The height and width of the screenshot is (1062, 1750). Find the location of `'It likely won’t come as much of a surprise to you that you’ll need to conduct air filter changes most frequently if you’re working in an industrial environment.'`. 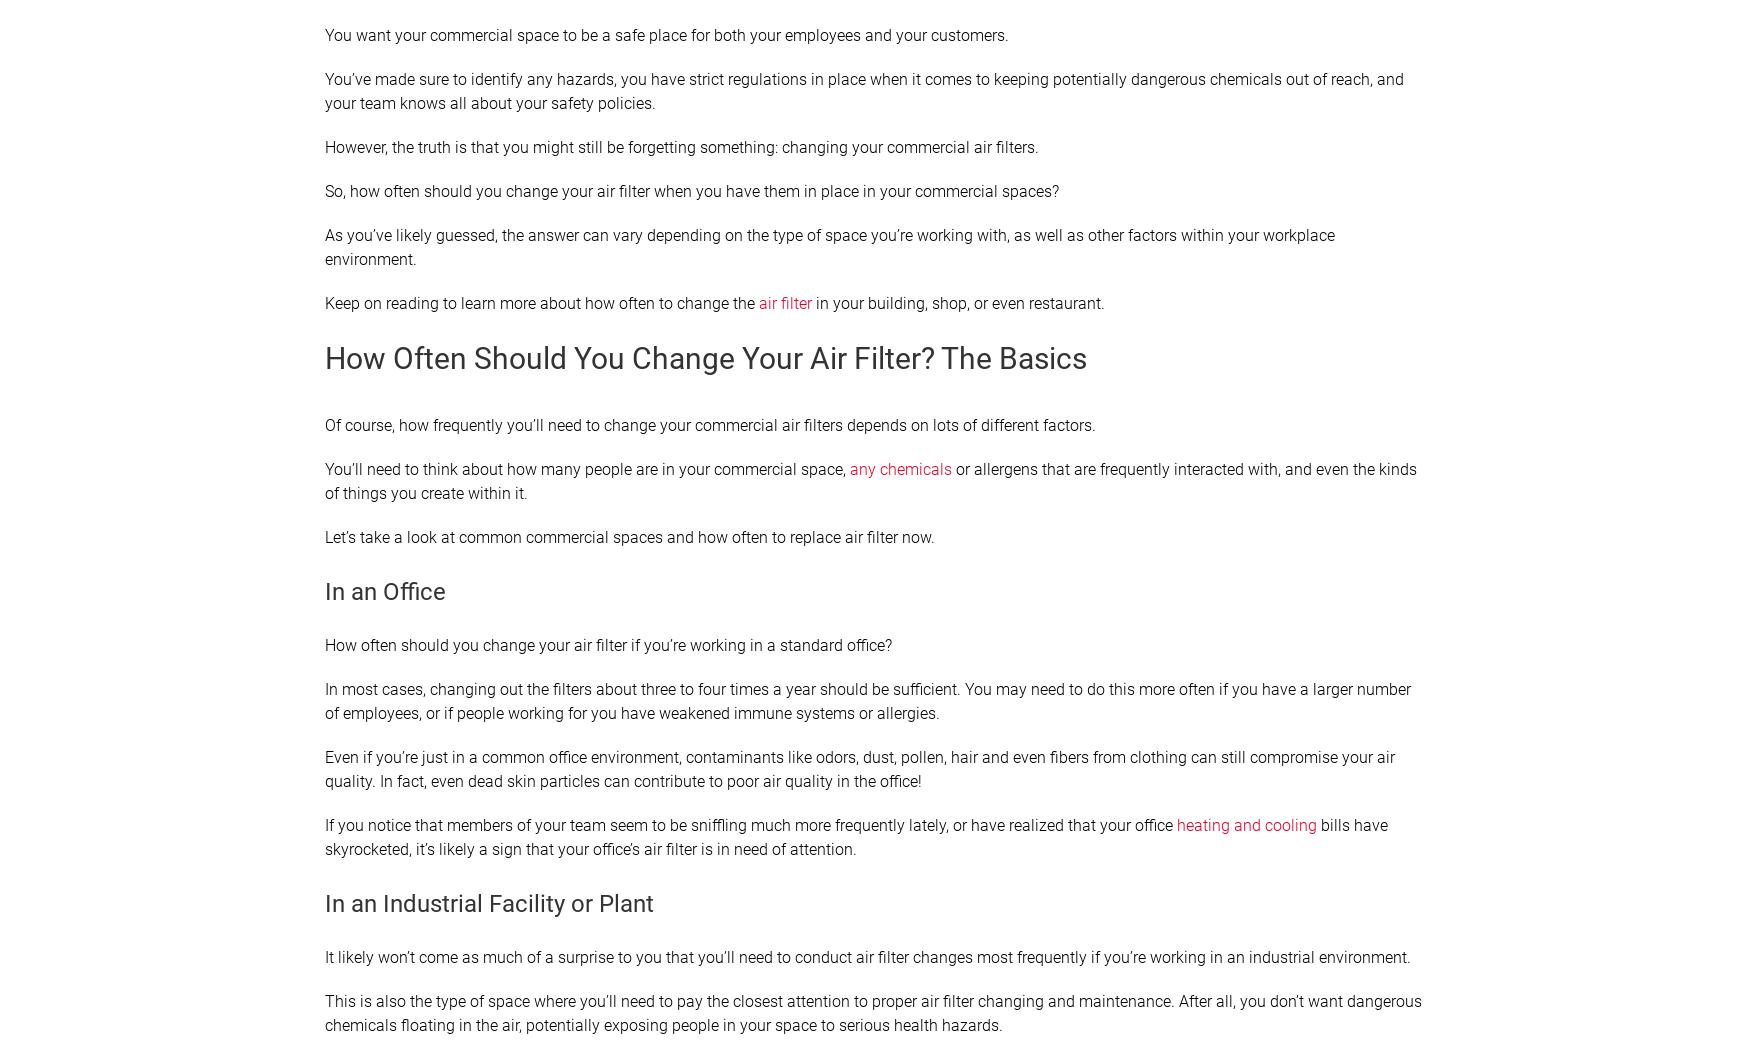

'It likely won’t come as much of a surprise to you that you’ll need to conduct air filter changes most frequently if you’re working in an industrial environment.' is located at coordinates (868, 956).